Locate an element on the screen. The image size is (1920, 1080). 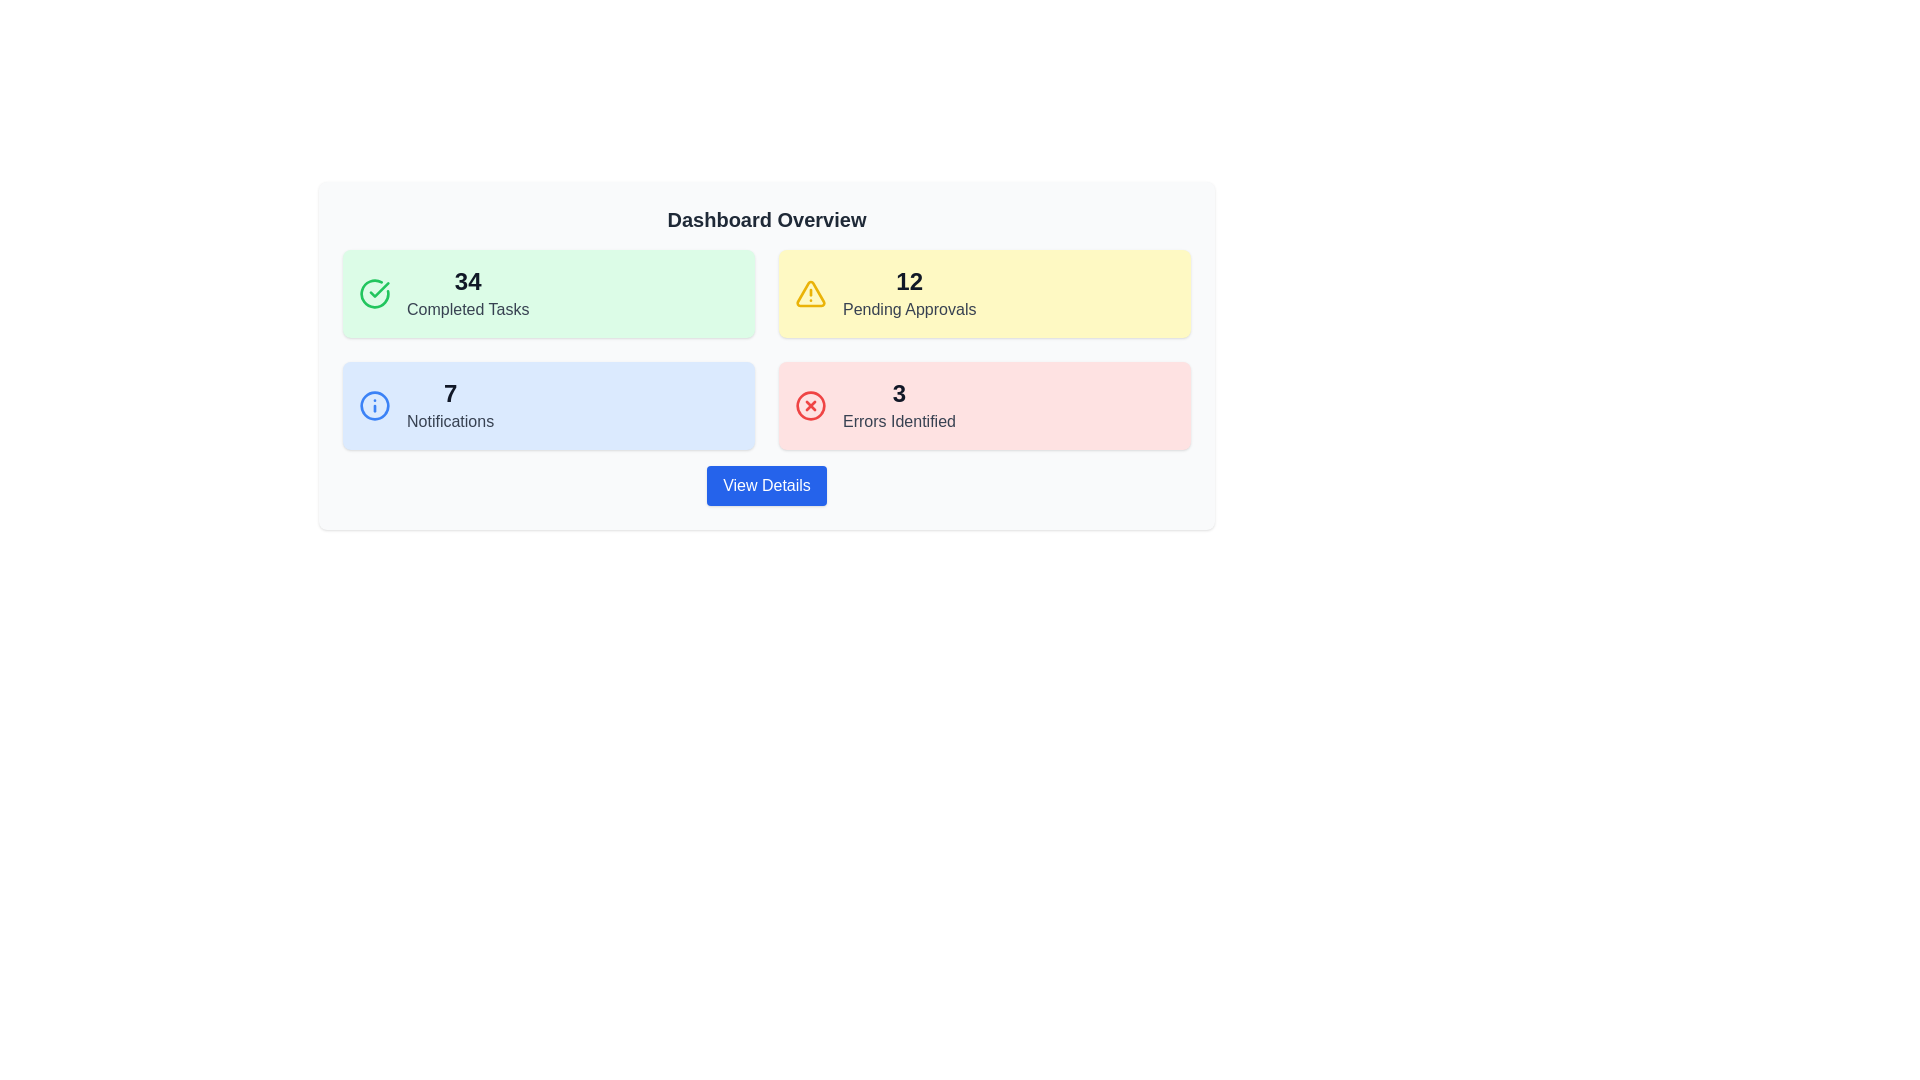
the rectangle-shaped button with a blue background and white text reading 'View Details' is located at coordinates (766, 486).